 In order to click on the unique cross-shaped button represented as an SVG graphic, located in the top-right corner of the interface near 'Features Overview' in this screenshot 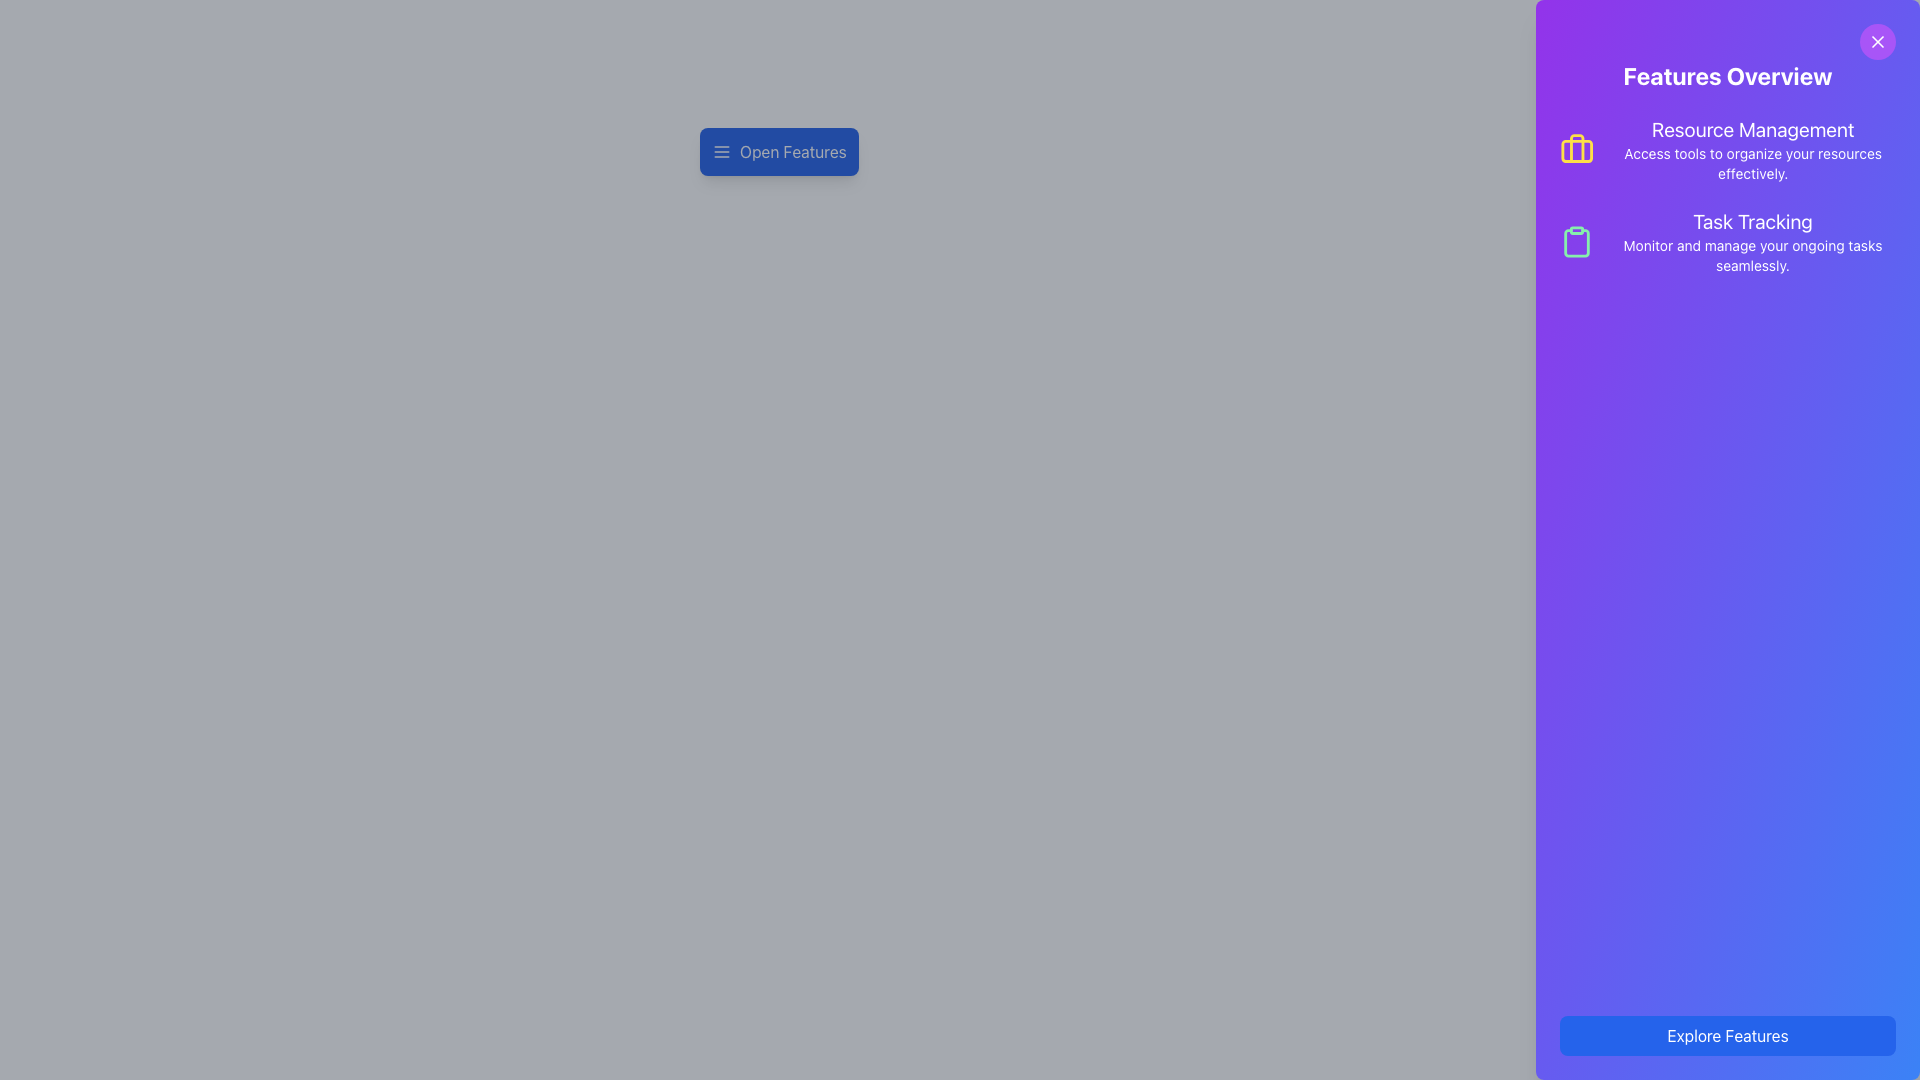, I will do `click(1876, 42)`.